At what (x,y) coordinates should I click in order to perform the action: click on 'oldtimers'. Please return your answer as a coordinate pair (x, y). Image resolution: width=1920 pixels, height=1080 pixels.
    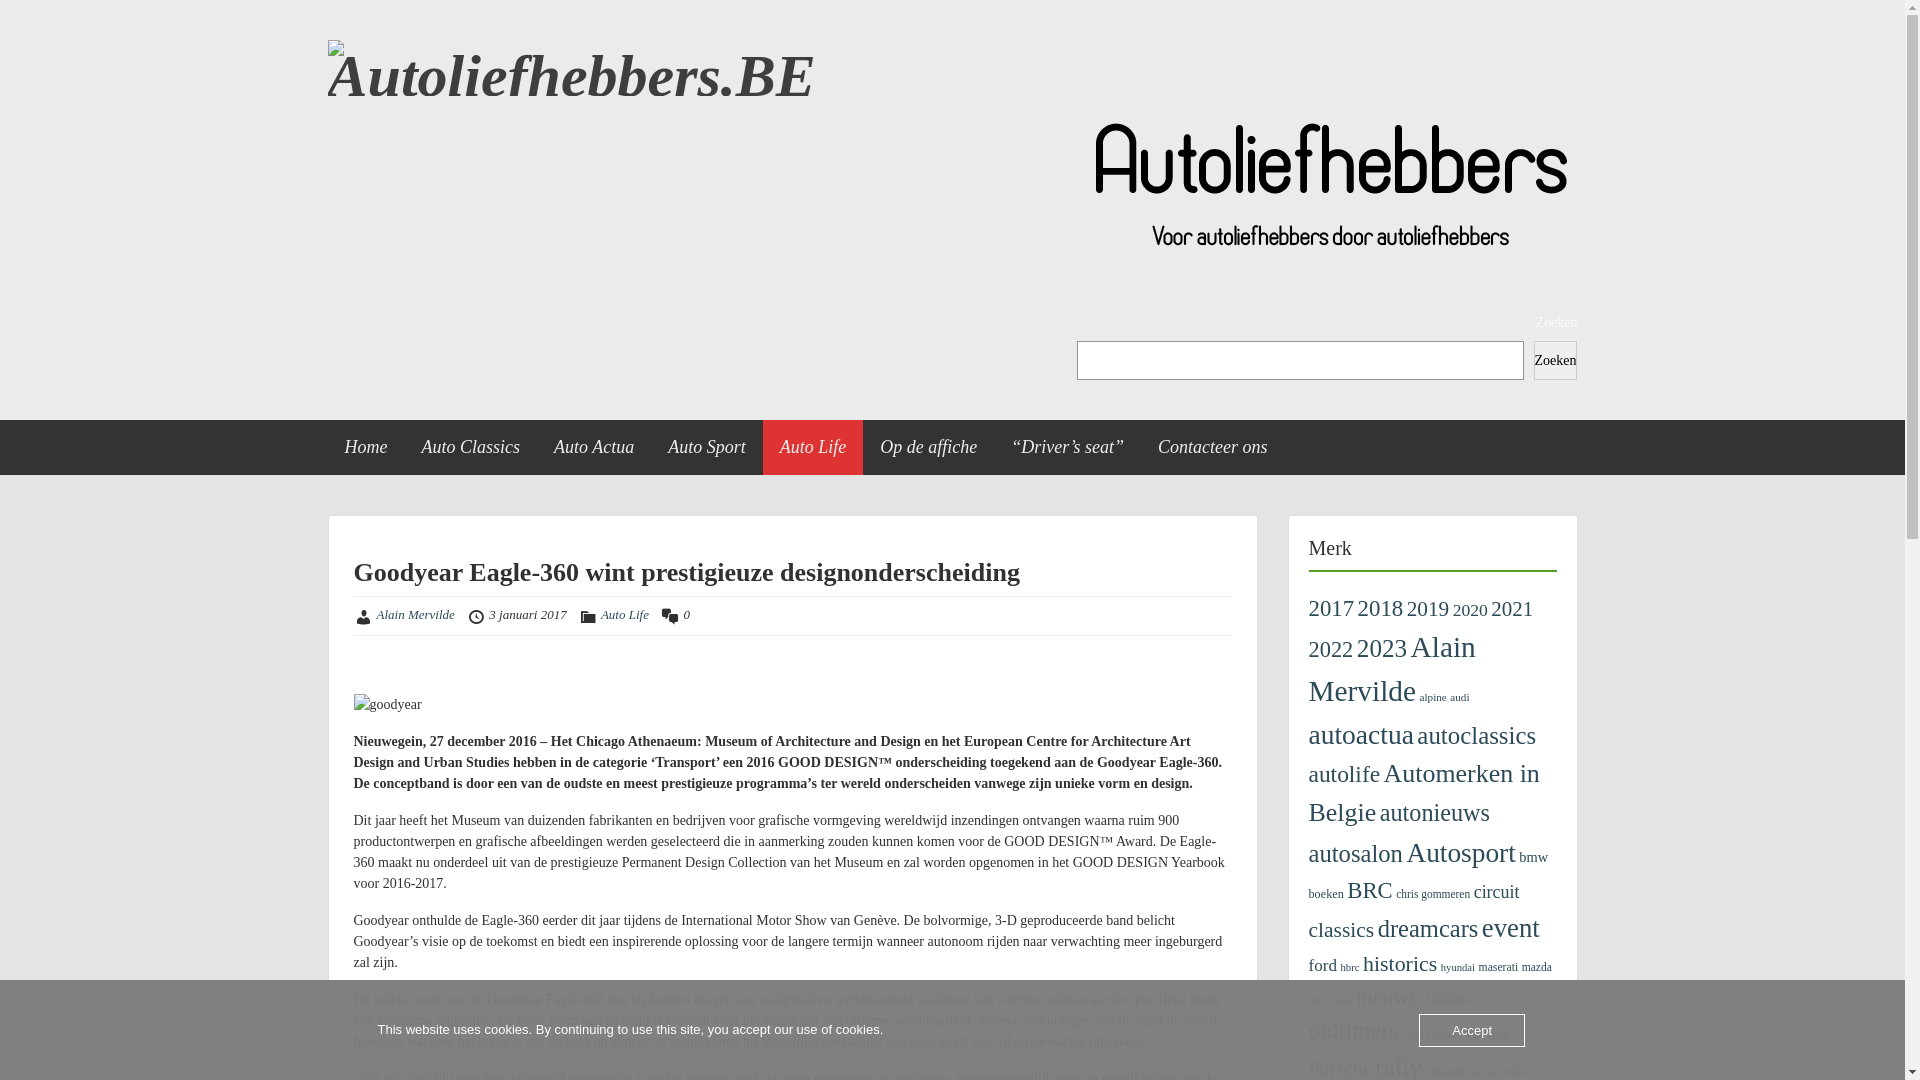
    Looking at the image, I should click on (1353, 1029).